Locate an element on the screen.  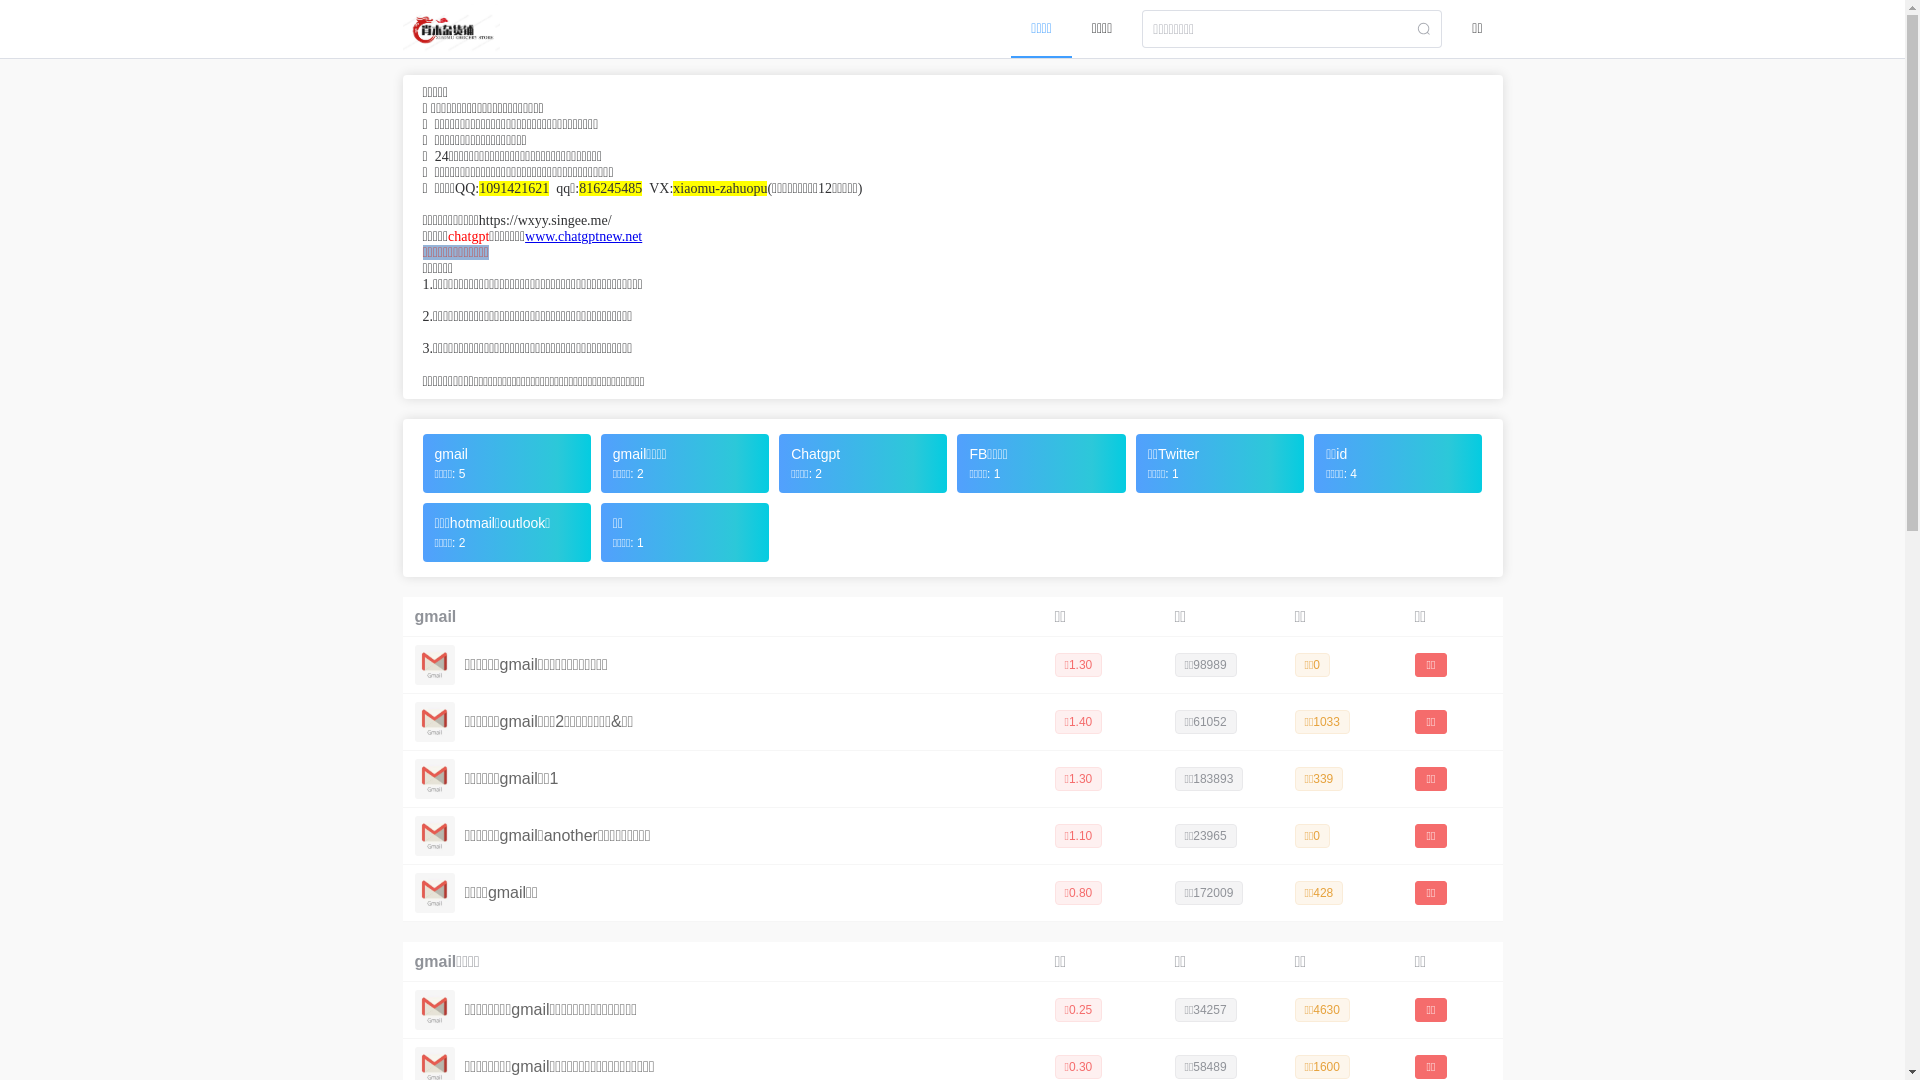
'www.chatgptnew.net' is located at coordinates (582, 235).